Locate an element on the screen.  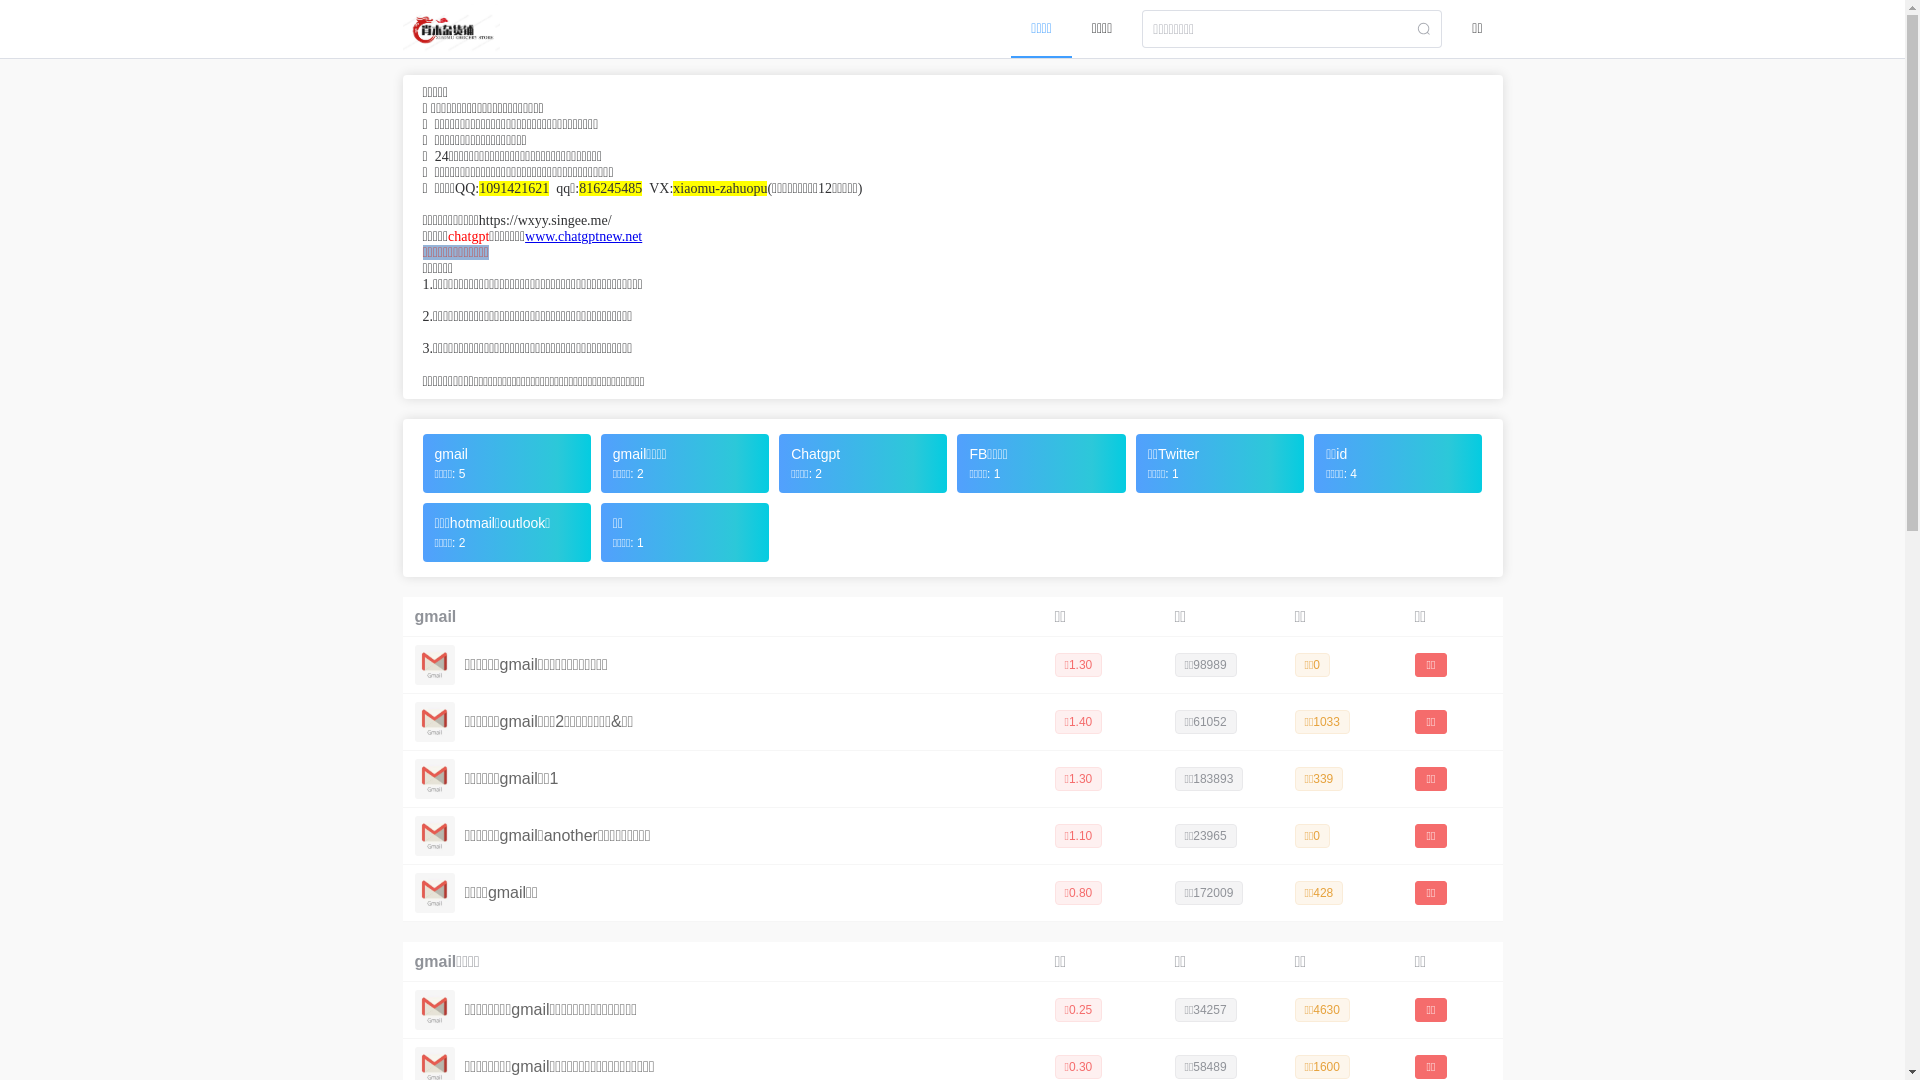
'www.chatgptnew.net' is located at coordinates (582, 235).